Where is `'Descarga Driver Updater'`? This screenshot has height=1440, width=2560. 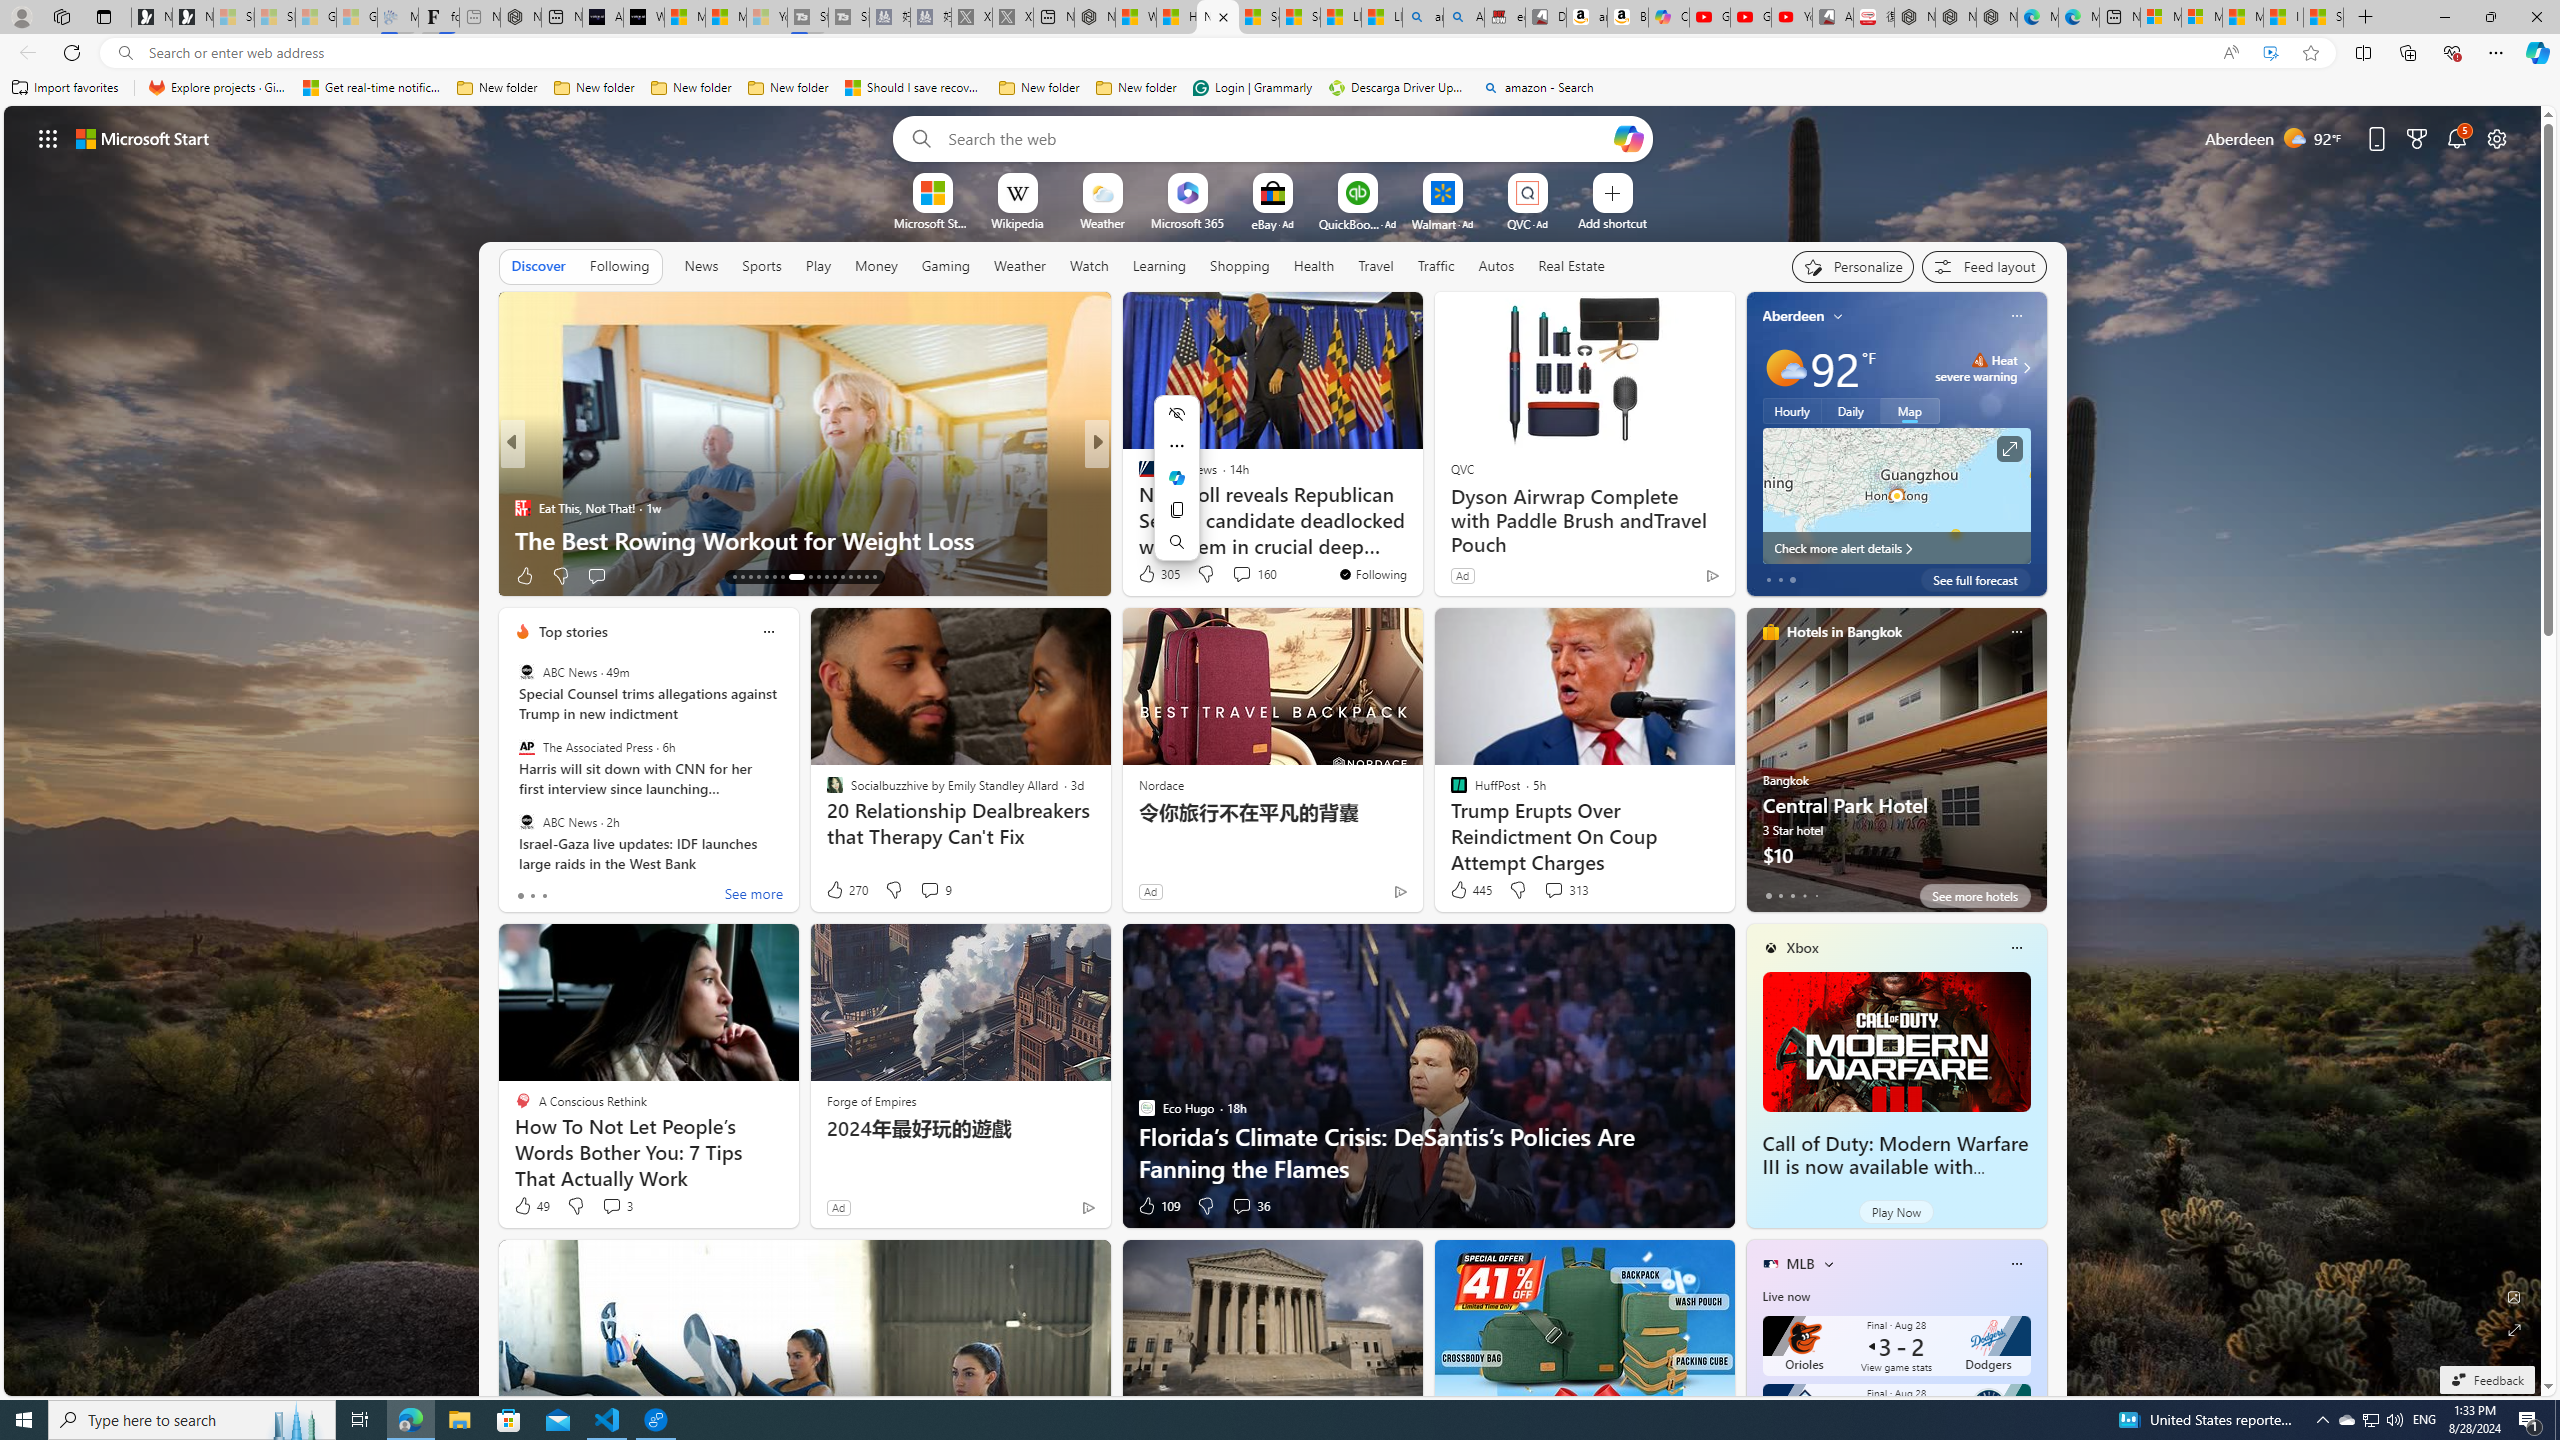
'Descarga Driver Updater' is located at coordinates (1397, 87).